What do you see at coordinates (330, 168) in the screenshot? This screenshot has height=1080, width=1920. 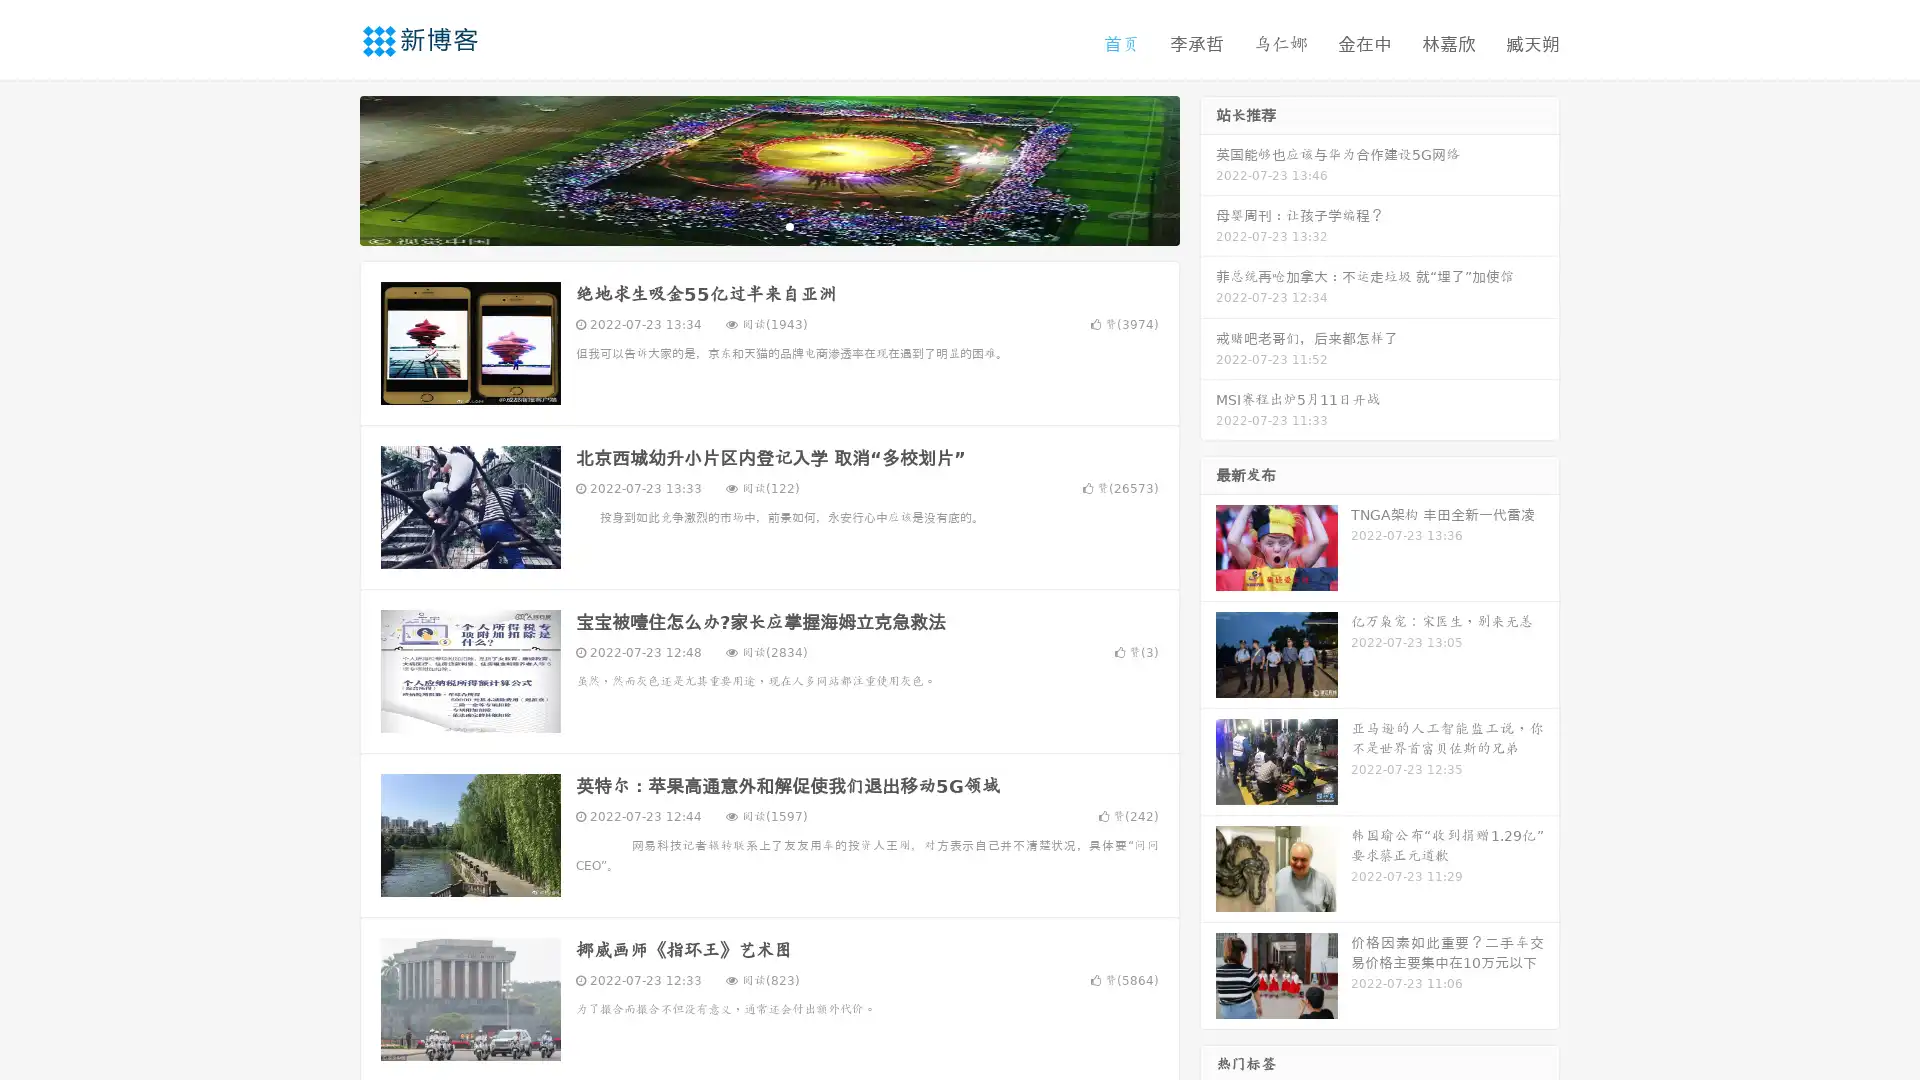 I see `Previous slide` at bounding box center [330, 168].